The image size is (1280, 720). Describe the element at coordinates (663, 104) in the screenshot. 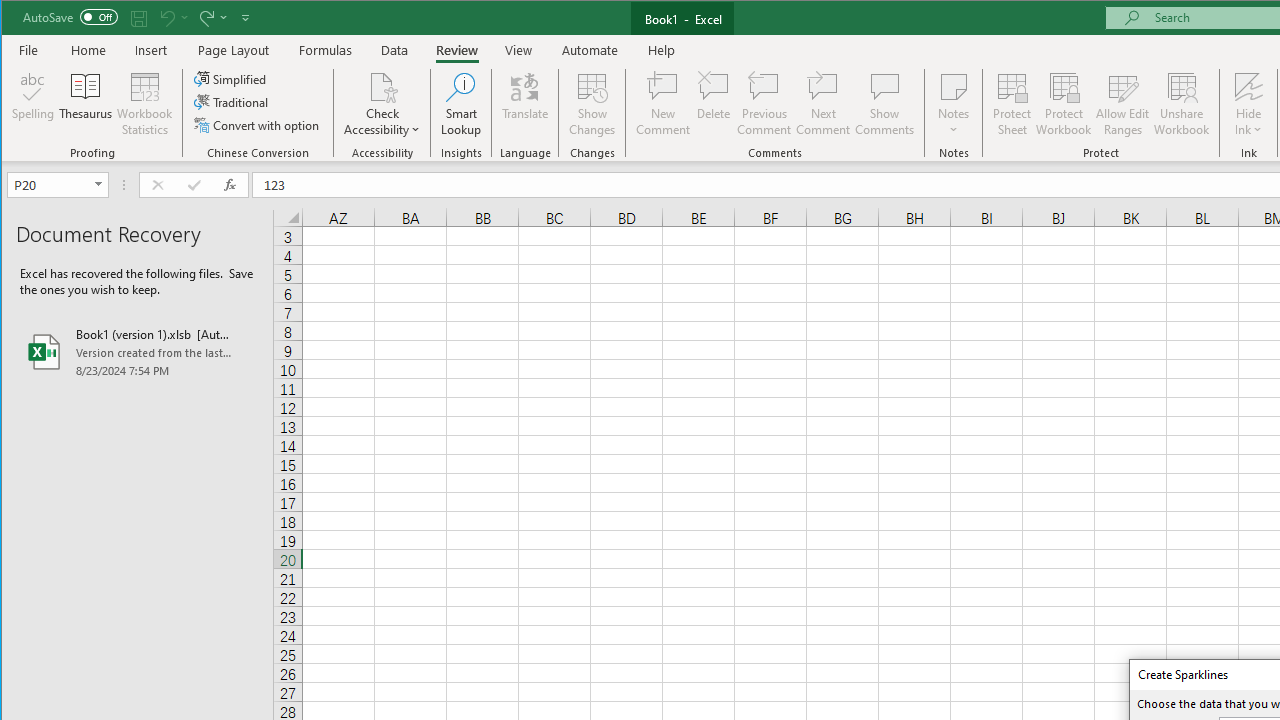

I see `'New Comment'` at that location.